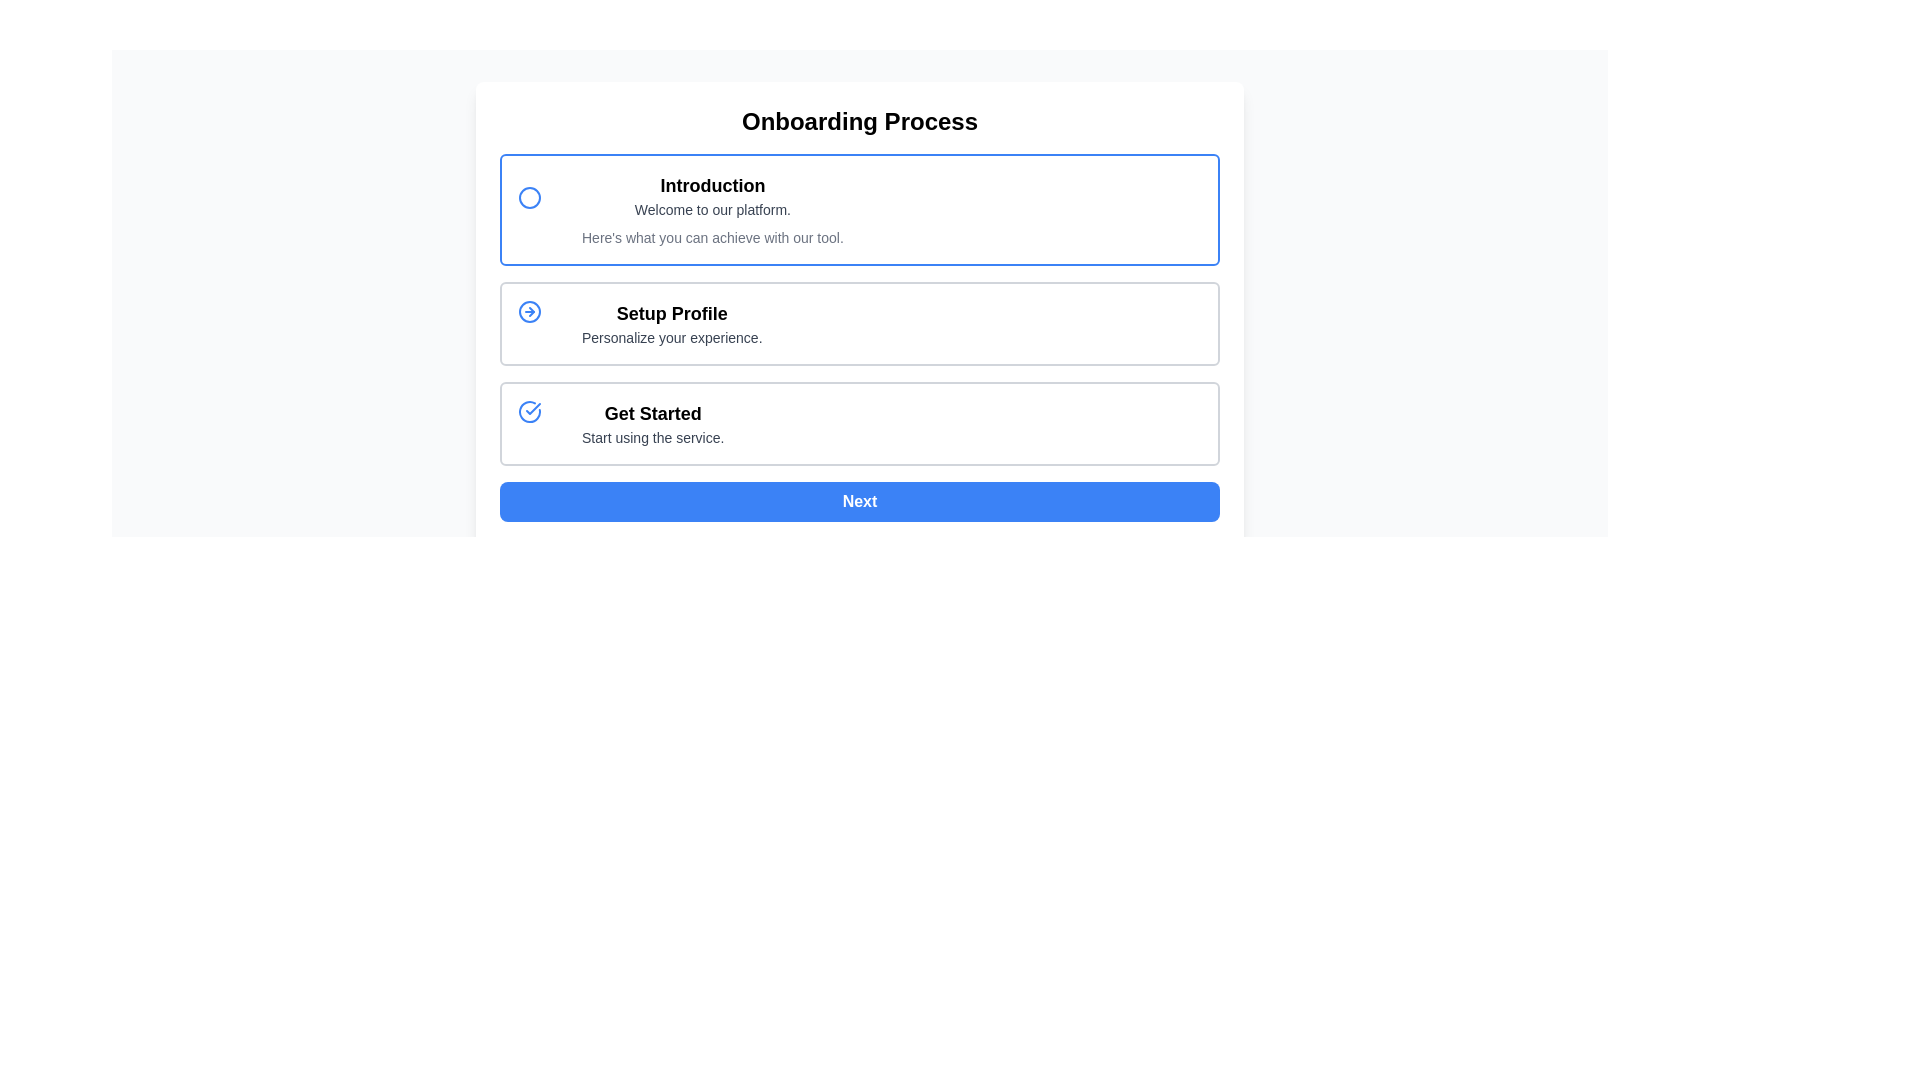 The width and height of the screenshot is (1920, 1080). Describe the element at coordinates (529, 411) in the screenshot. I see `the graphical decorative element icon indicating the completion or selection status of the 'Get Started' onboarding step, positioned in the third row and aligned to the left of the 'Get Started' text` at that location.